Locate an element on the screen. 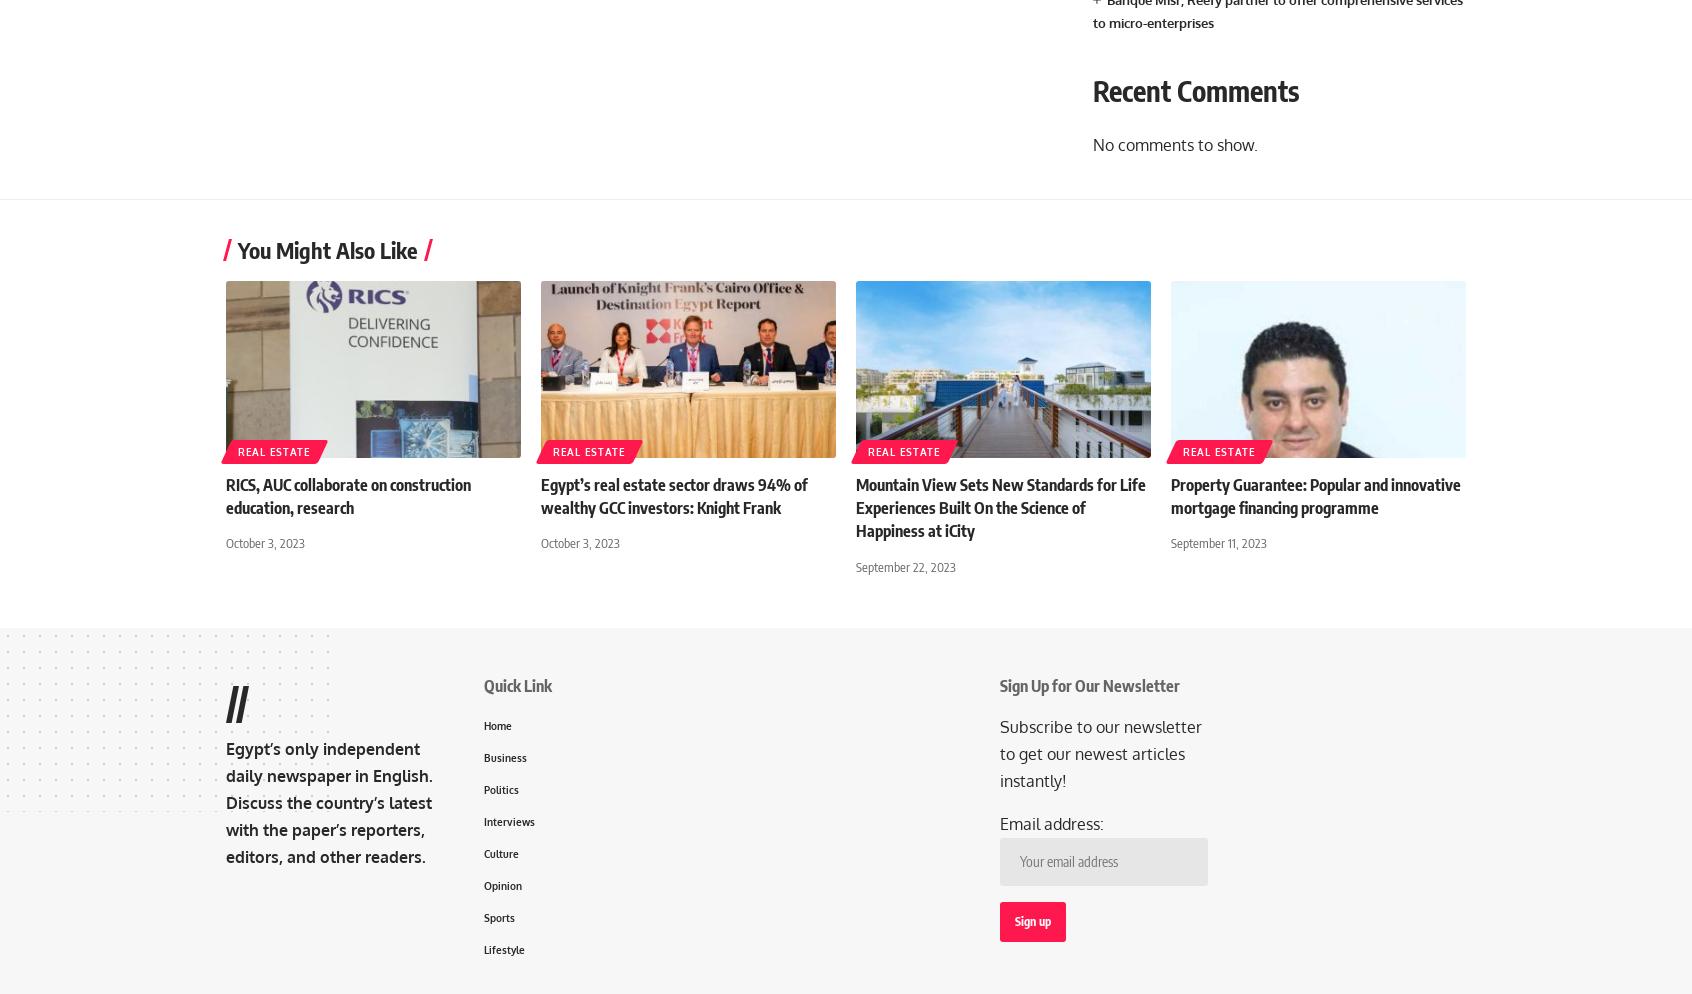 Image resolution: width=1692 pixels, height=994 pixels. 'RICS, AUC collaborate on construction education, research' is located at coordinates (347, 495).